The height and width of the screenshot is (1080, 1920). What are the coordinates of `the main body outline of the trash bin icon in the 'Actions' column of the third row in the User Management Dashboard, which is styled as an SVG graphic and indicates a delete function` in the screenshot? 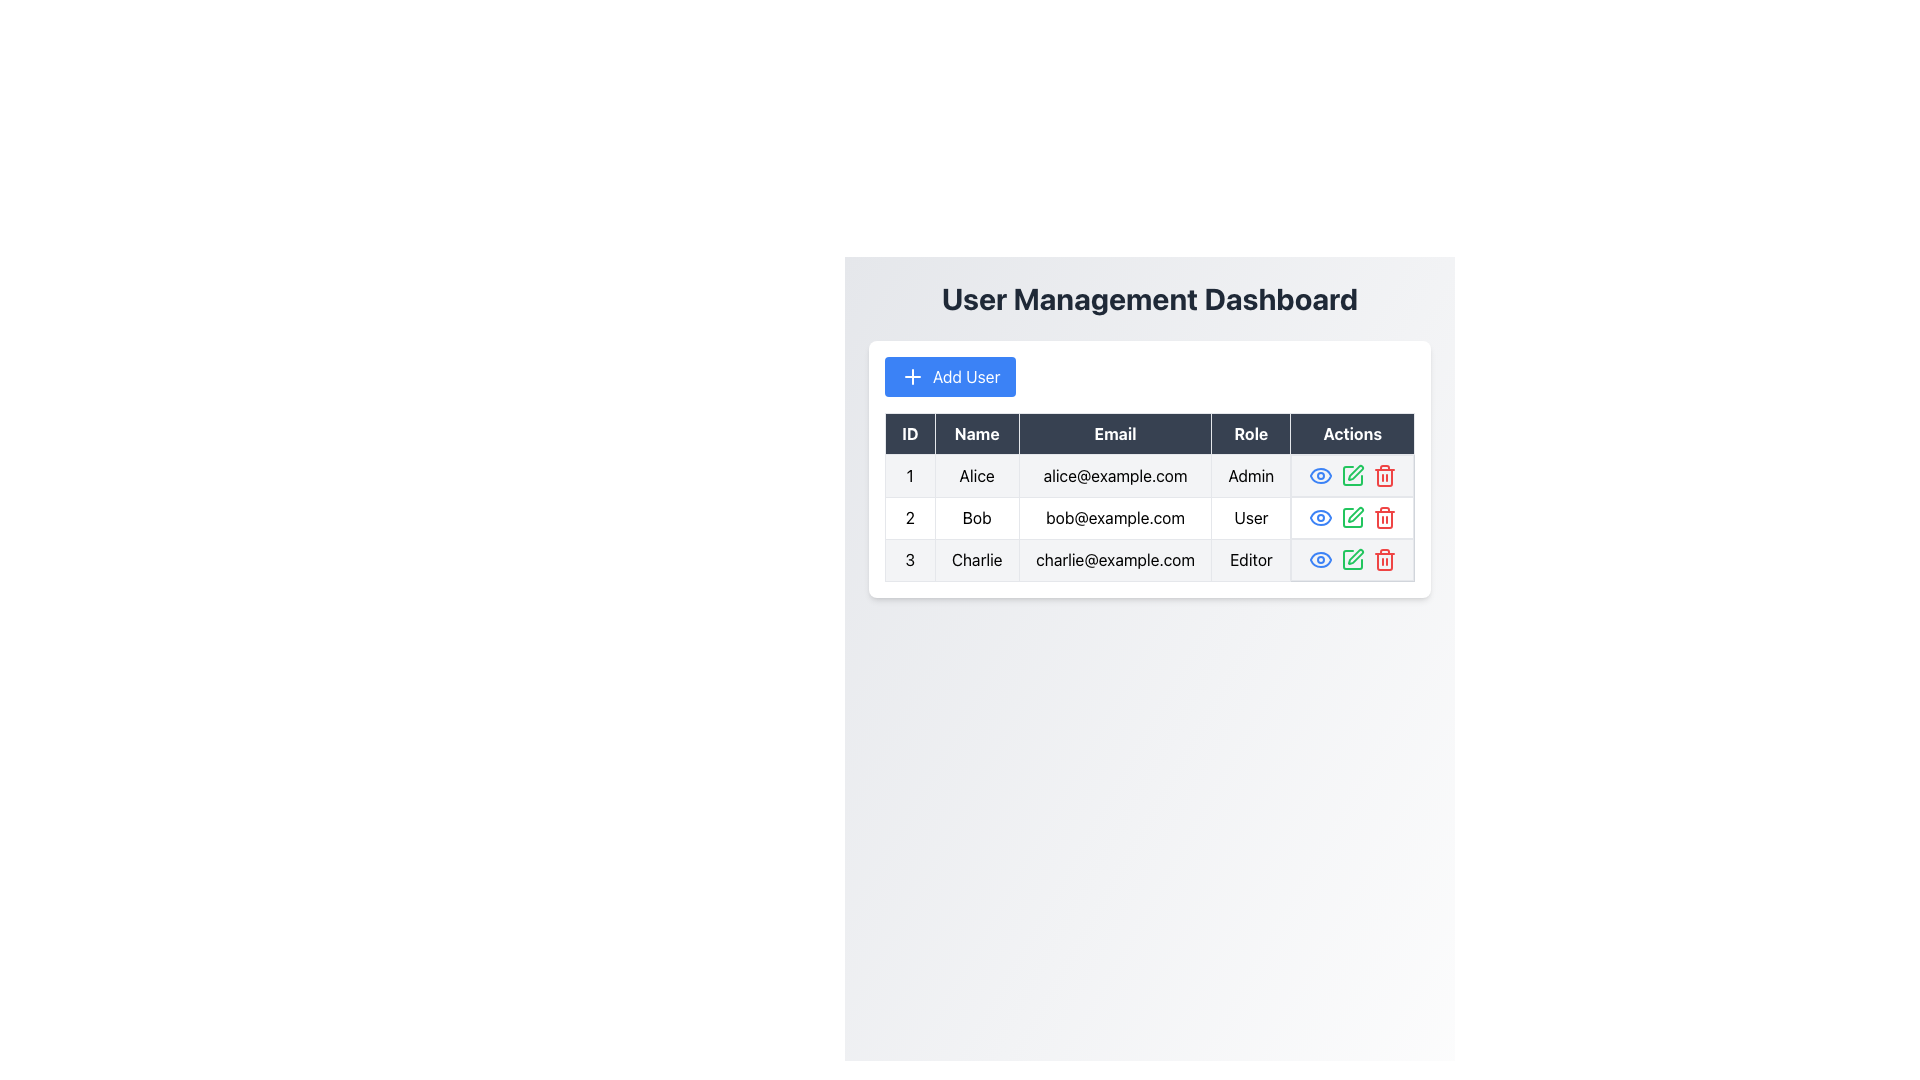 It's located at (1383, 478).